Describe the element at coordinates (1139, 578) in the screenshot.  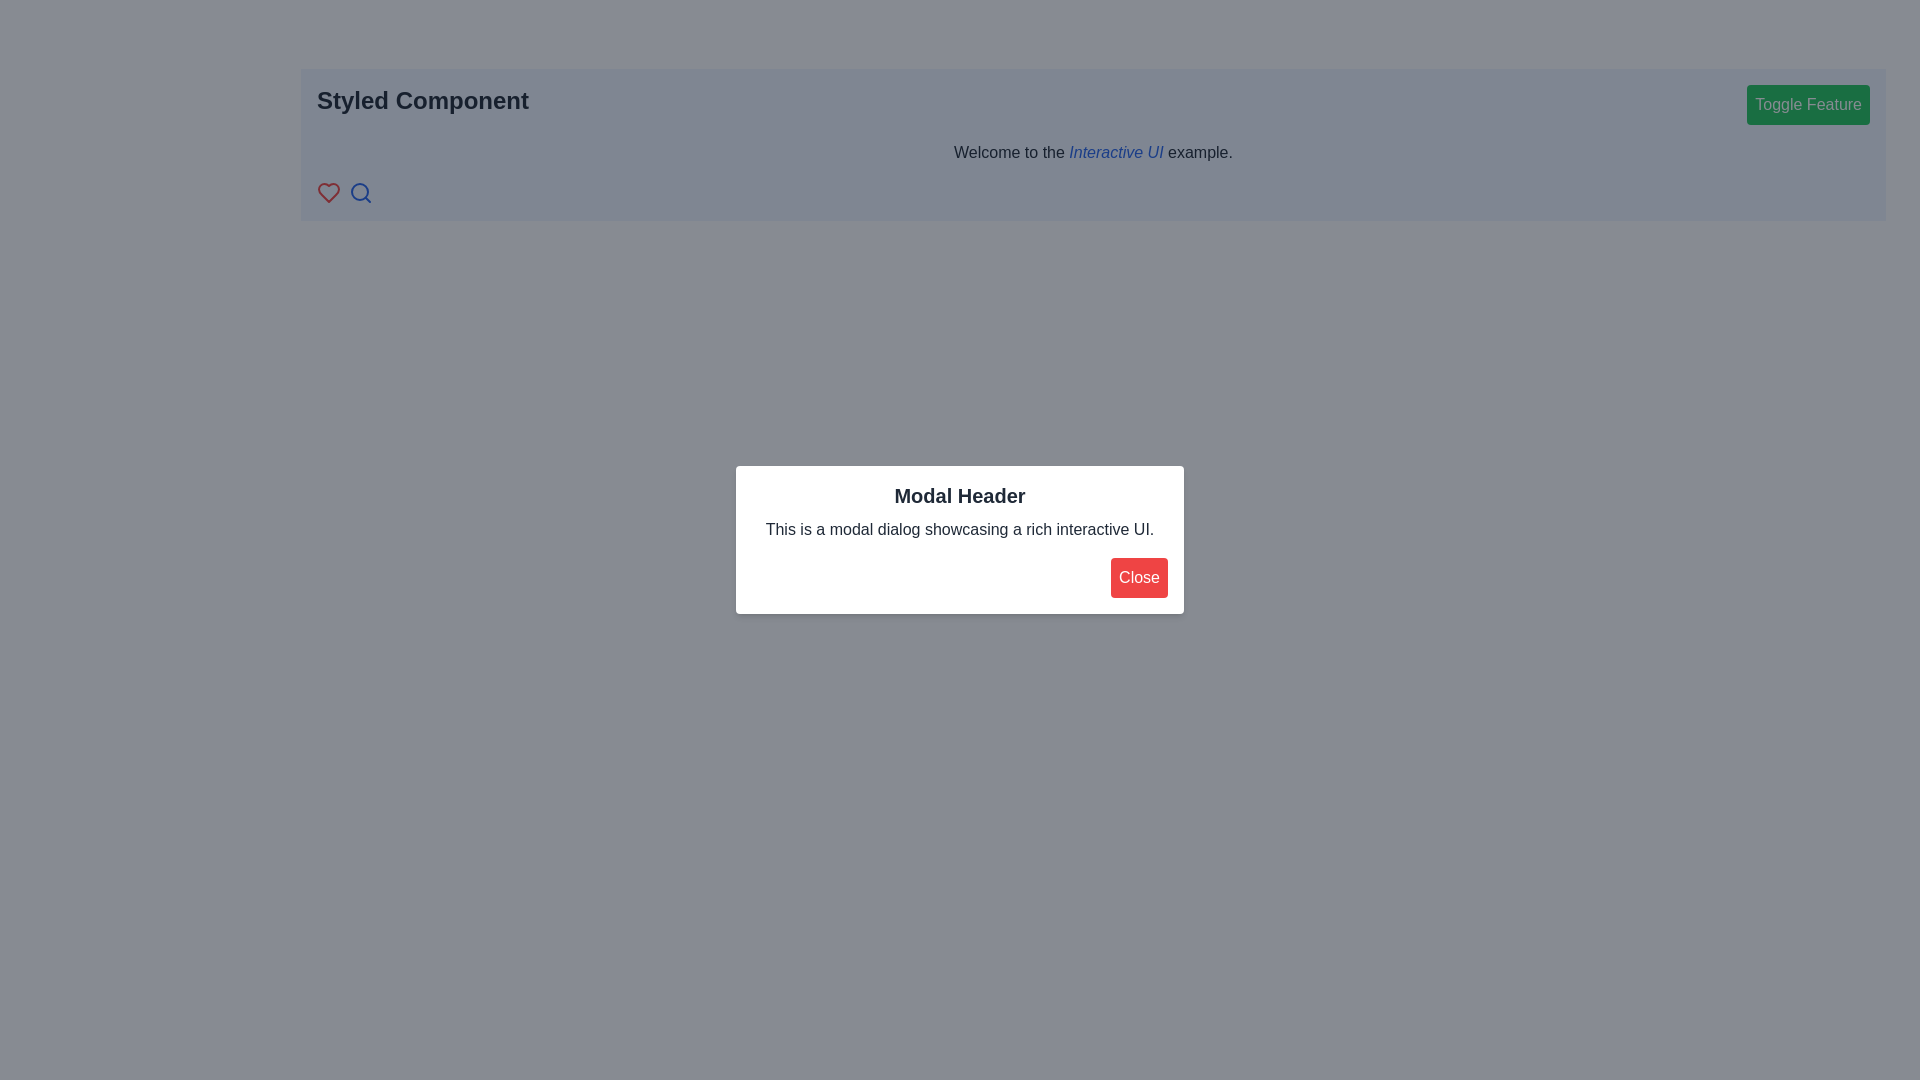
I see `the close button located at the bottom-right corner of the modal window` at that location.